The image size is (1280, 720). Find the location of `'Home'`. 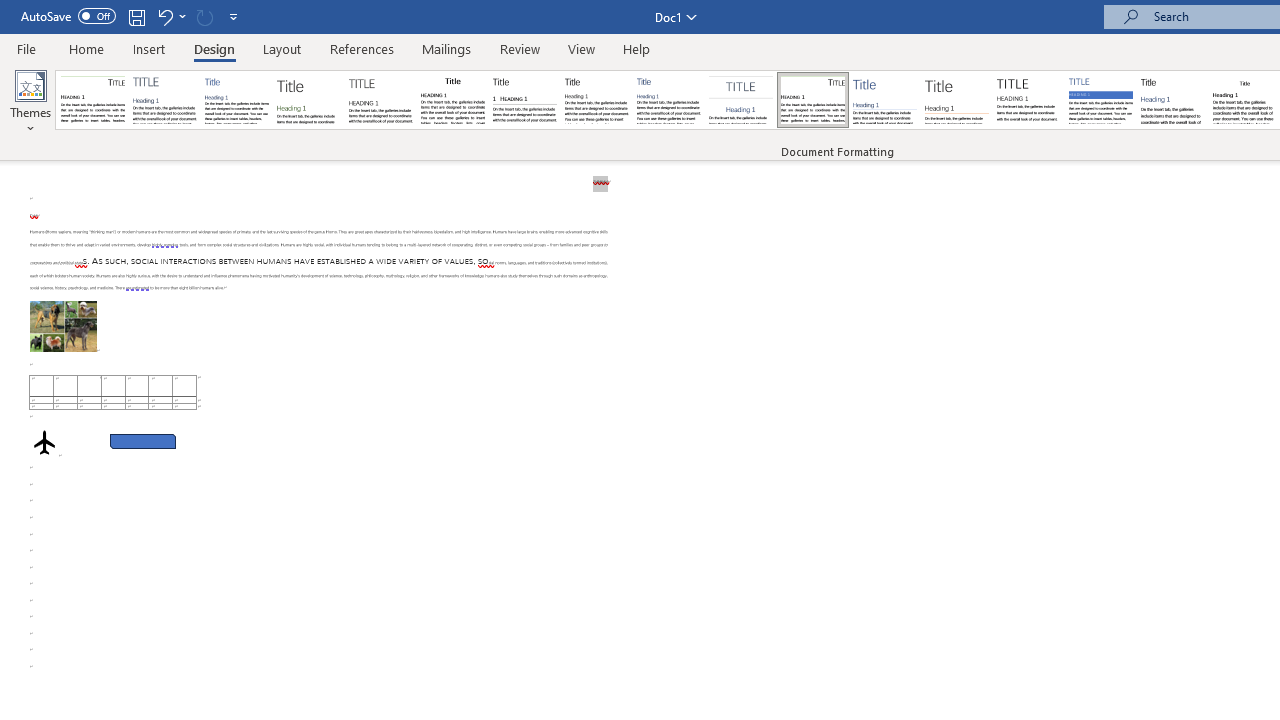

'Home' is located at coordinates (85, 48).